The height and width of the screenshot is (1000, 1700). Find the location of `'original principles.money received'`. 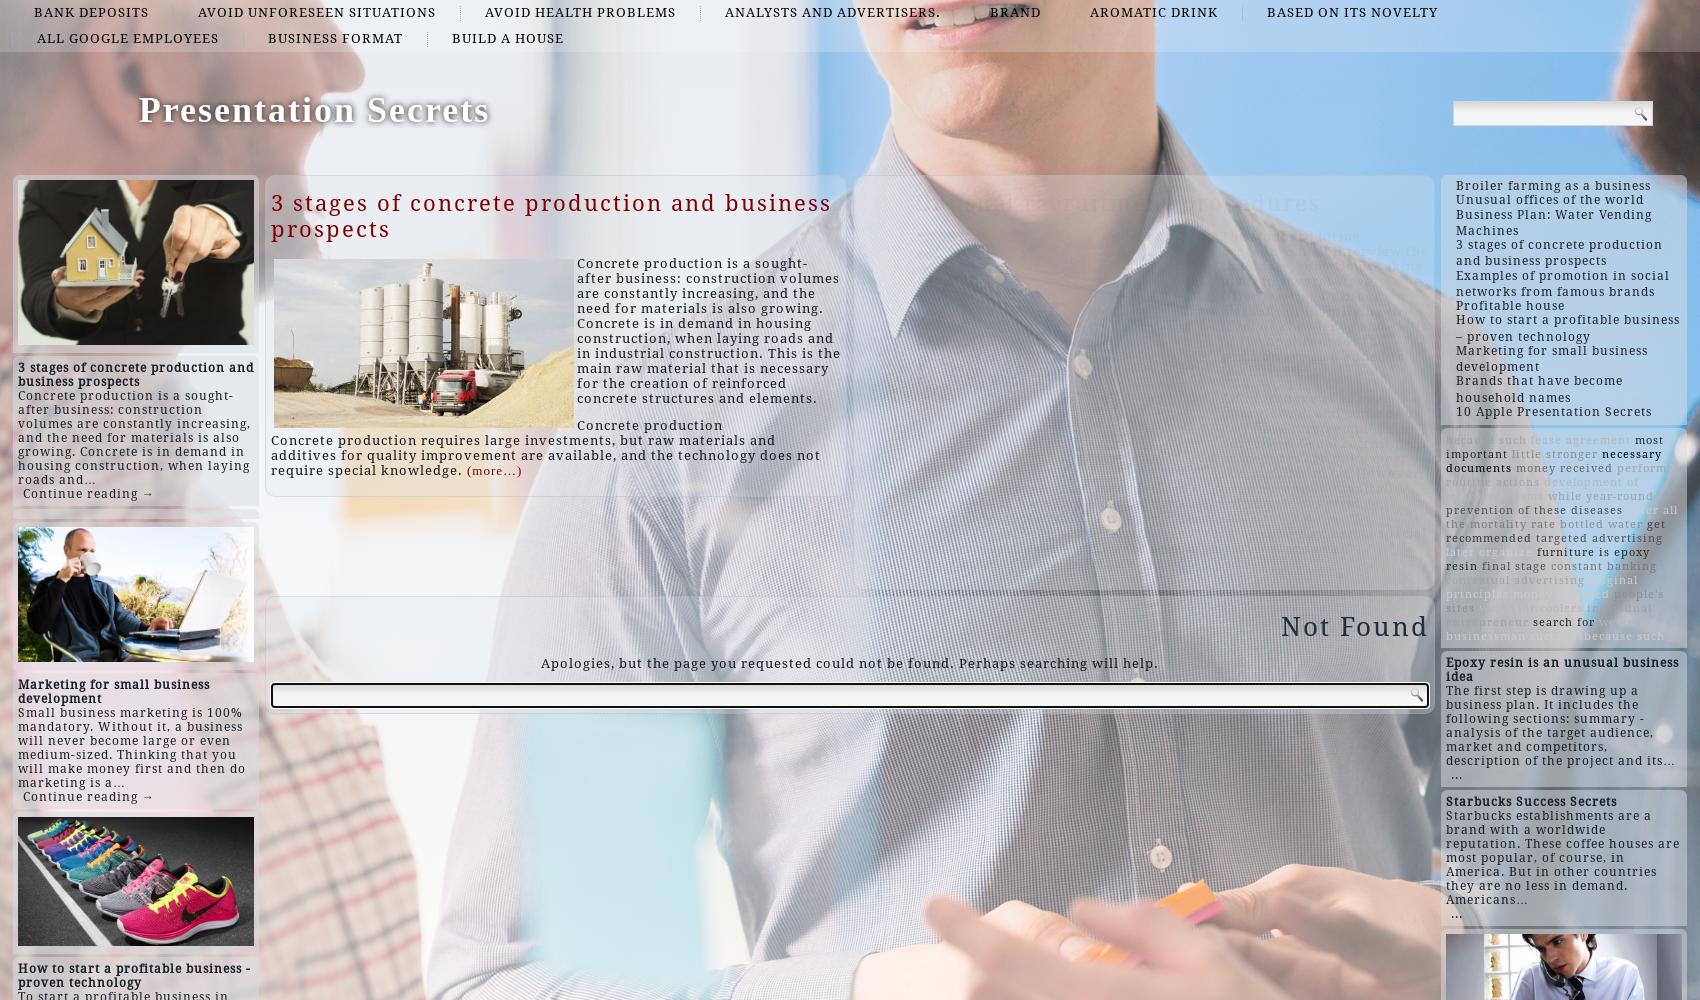

'original principles.money received' is located at coordinates (1542, 586).